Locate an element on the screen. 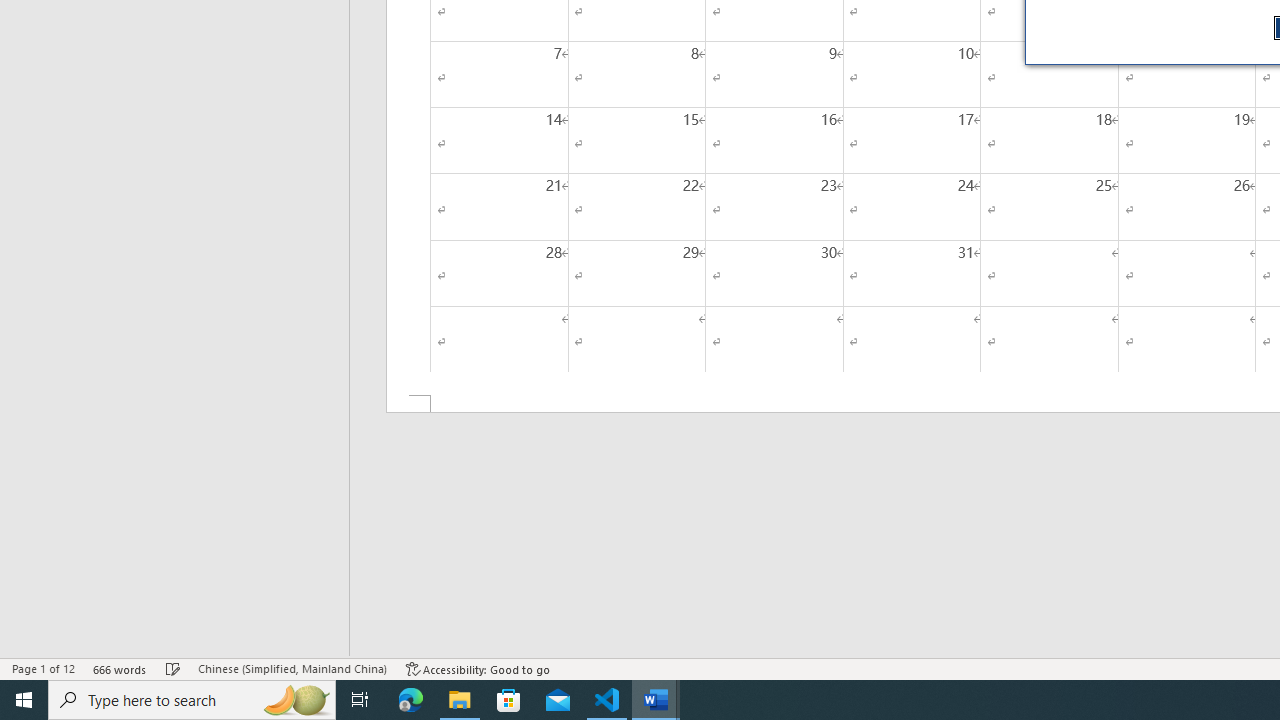 The width and height of the screenshot is (1280, 720). 'Word - 2 running windows' is located at coordinates (656, 698).